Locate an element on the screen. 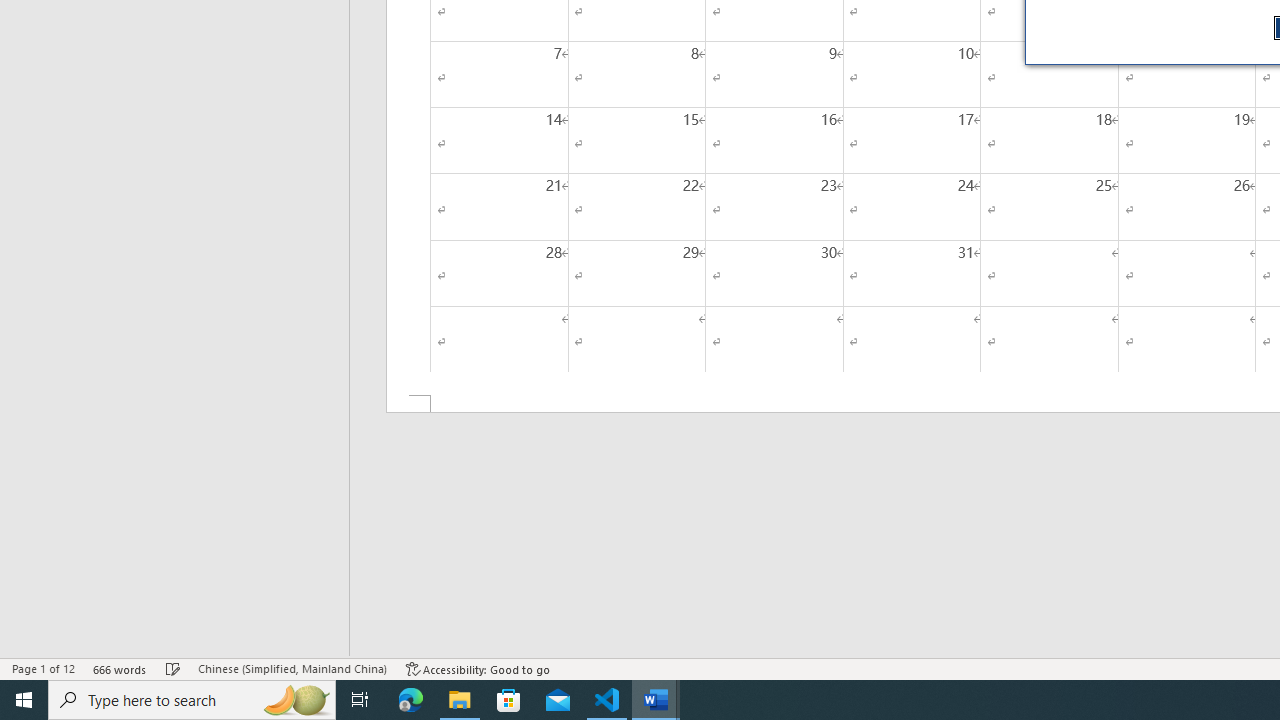 The width and height of the screenshot is (1280, 720). 'Word - 2 running windows' is located at coordinates (656, 698).